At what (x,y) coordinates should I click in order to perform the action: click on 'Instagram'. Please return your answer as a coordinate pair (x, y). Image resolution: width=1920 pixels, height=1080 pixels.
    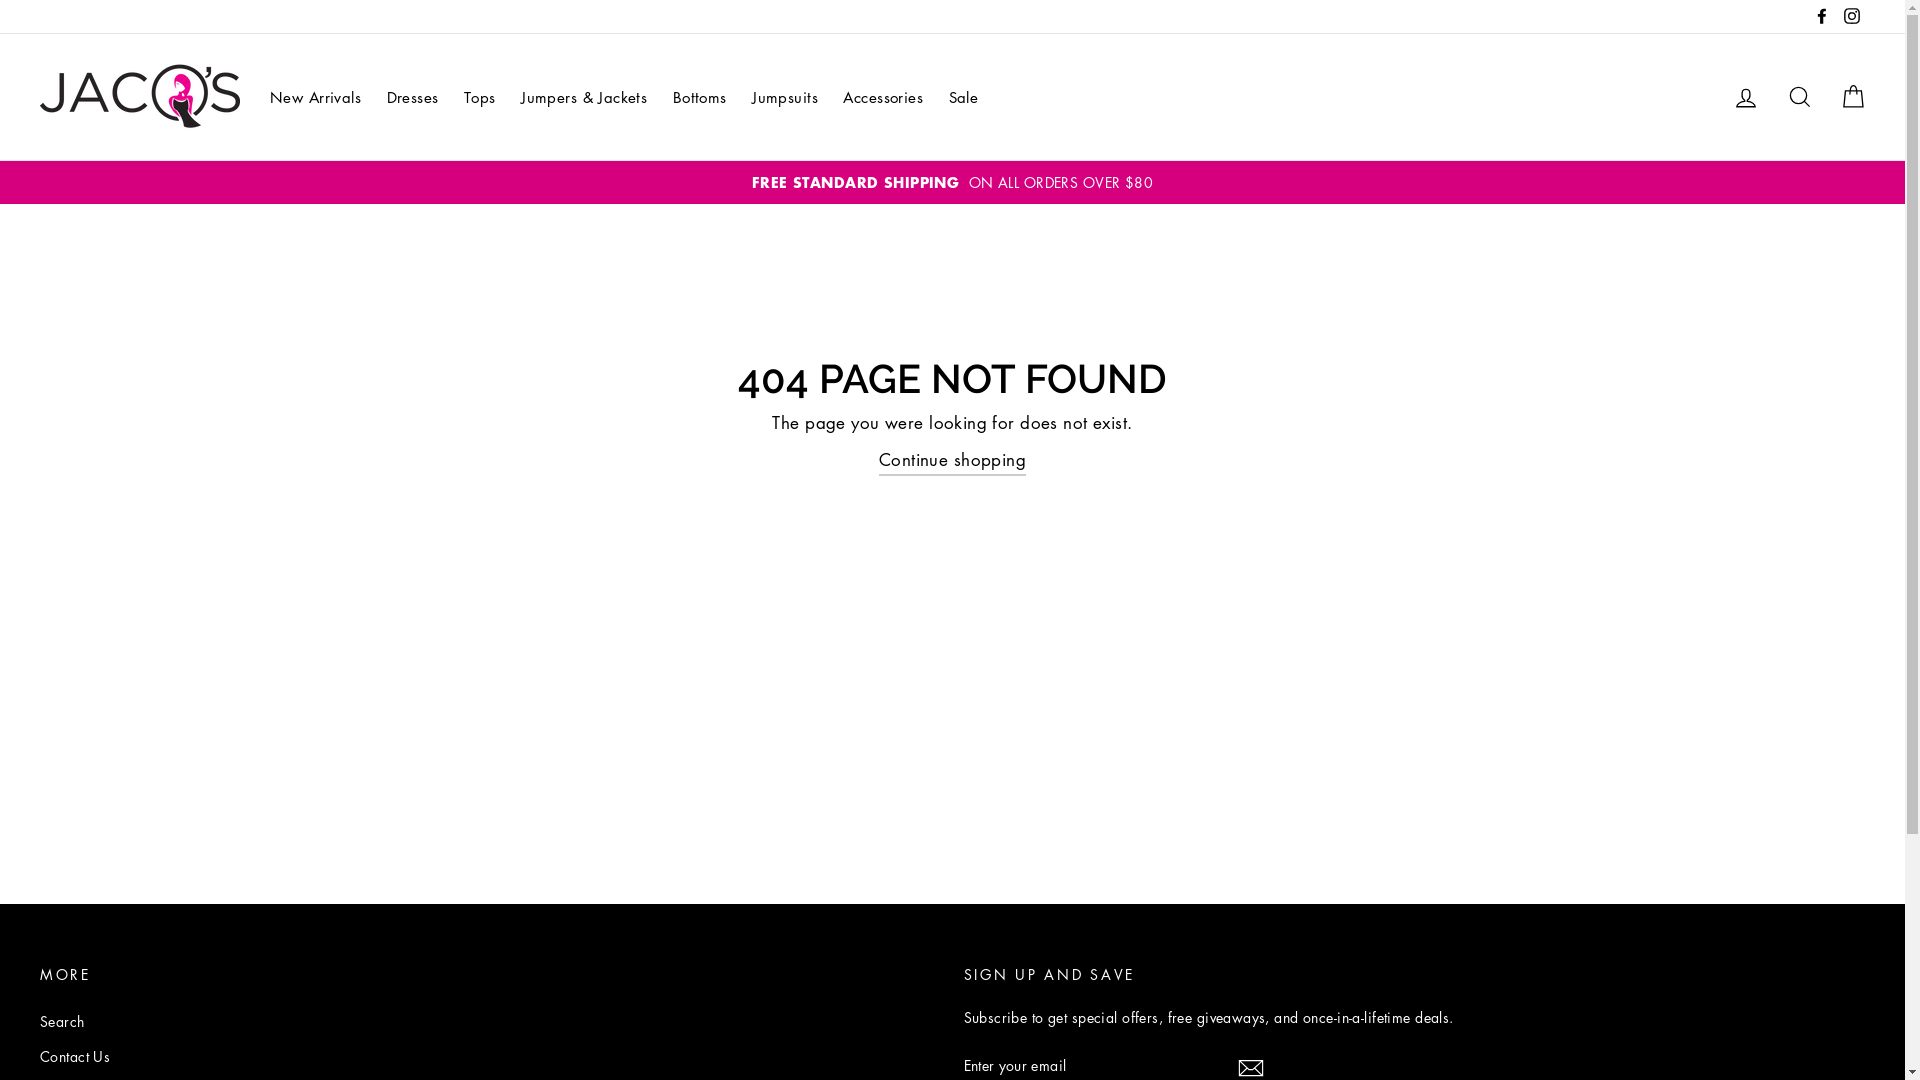
    Looking at the image, I should click on (1851, 16).